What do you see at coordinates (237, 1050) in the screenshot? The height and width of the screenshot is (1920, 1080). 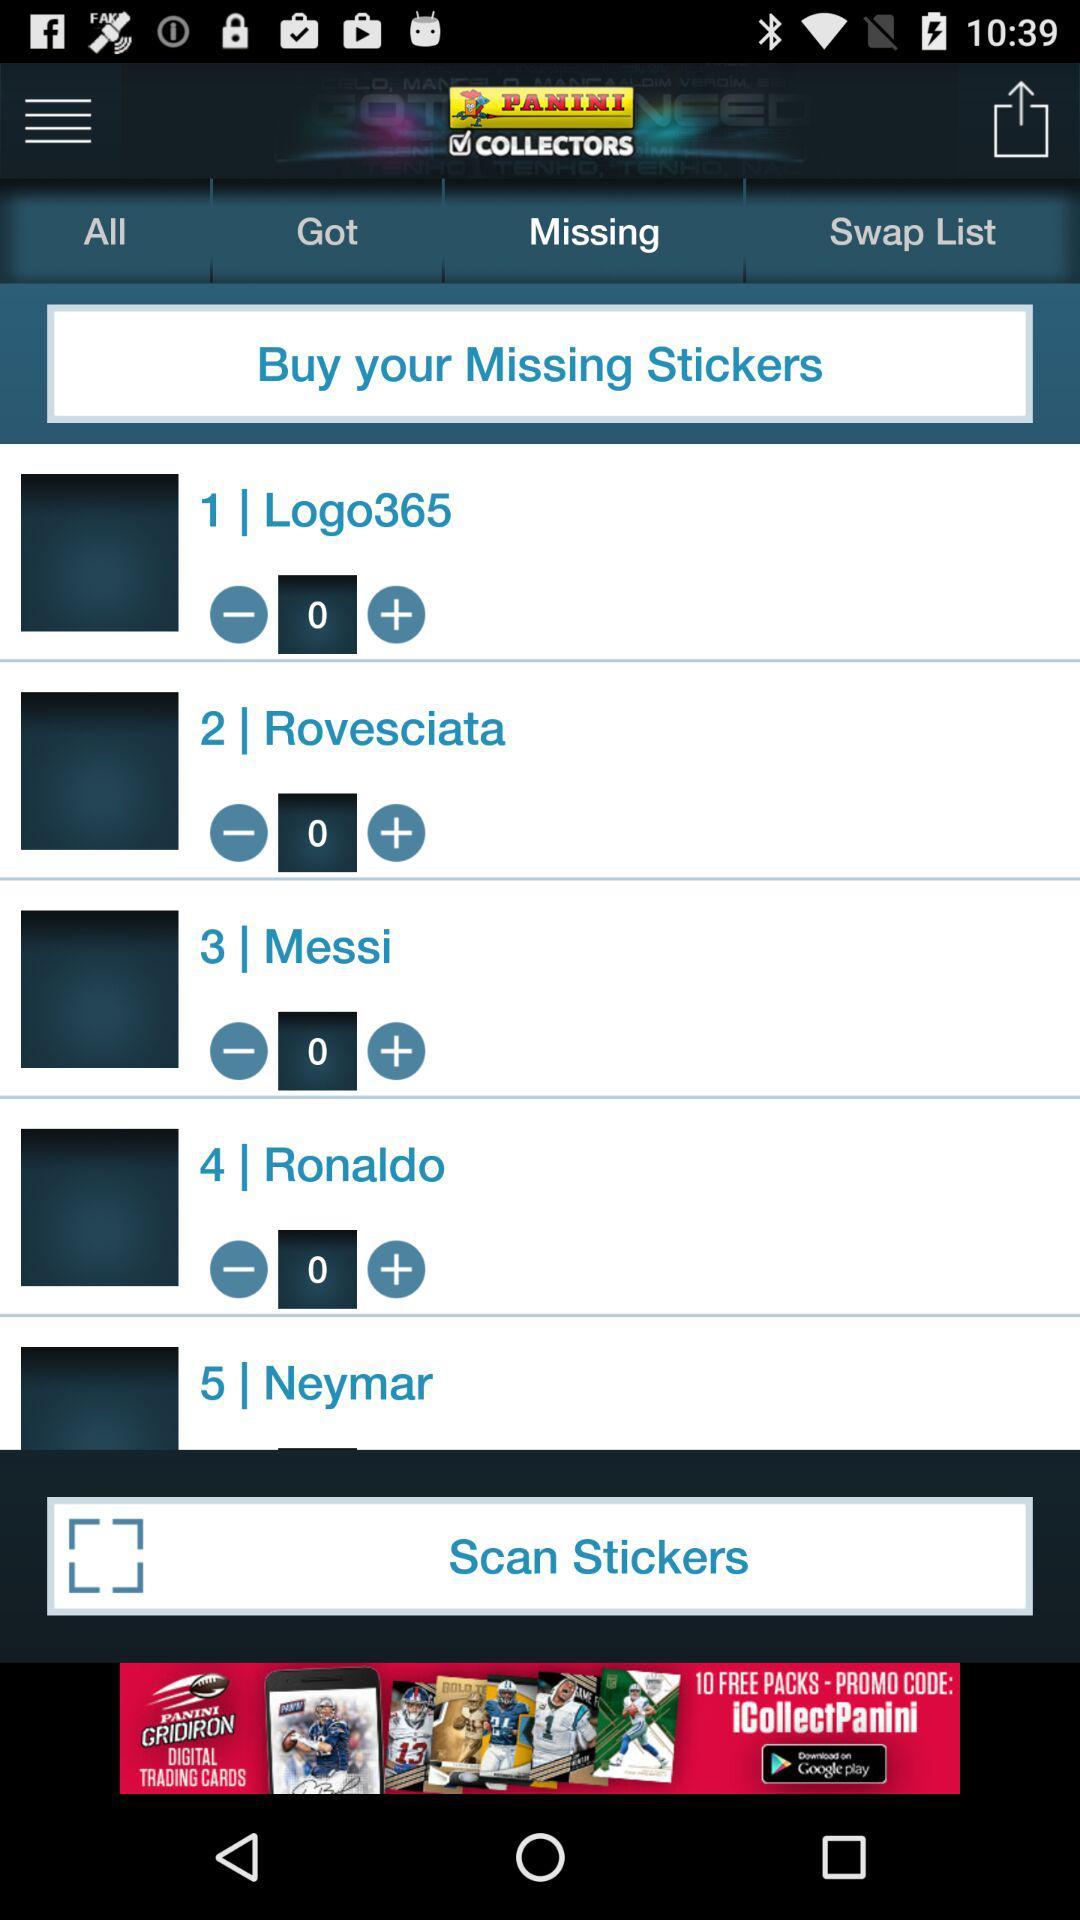 I see `fewer` at bounding box center [237, 1050].